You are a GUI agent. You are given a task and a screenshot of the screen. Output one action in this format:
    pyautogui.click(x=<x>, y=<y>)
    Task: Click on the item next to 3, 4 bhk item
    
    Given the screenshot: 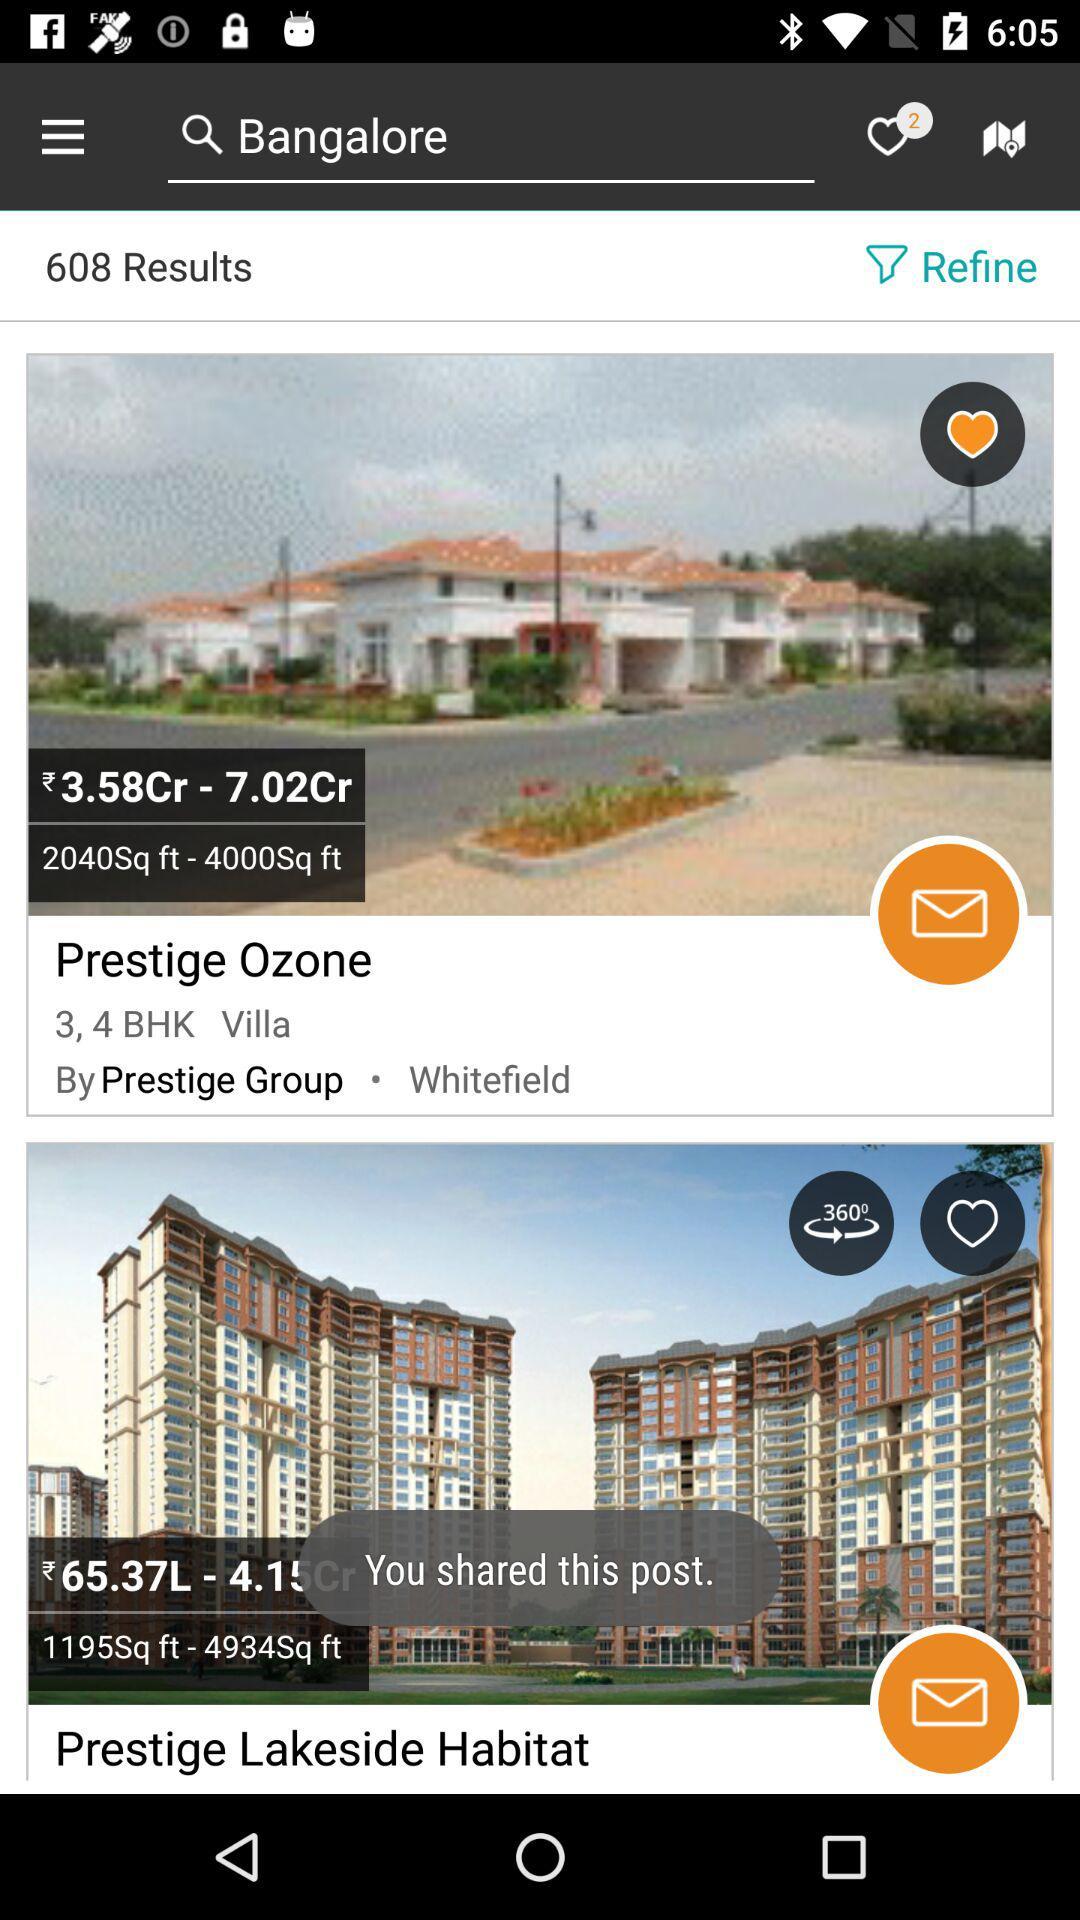 What is the action you would take?
    pyautogui.click(x=255, y=1022)
    